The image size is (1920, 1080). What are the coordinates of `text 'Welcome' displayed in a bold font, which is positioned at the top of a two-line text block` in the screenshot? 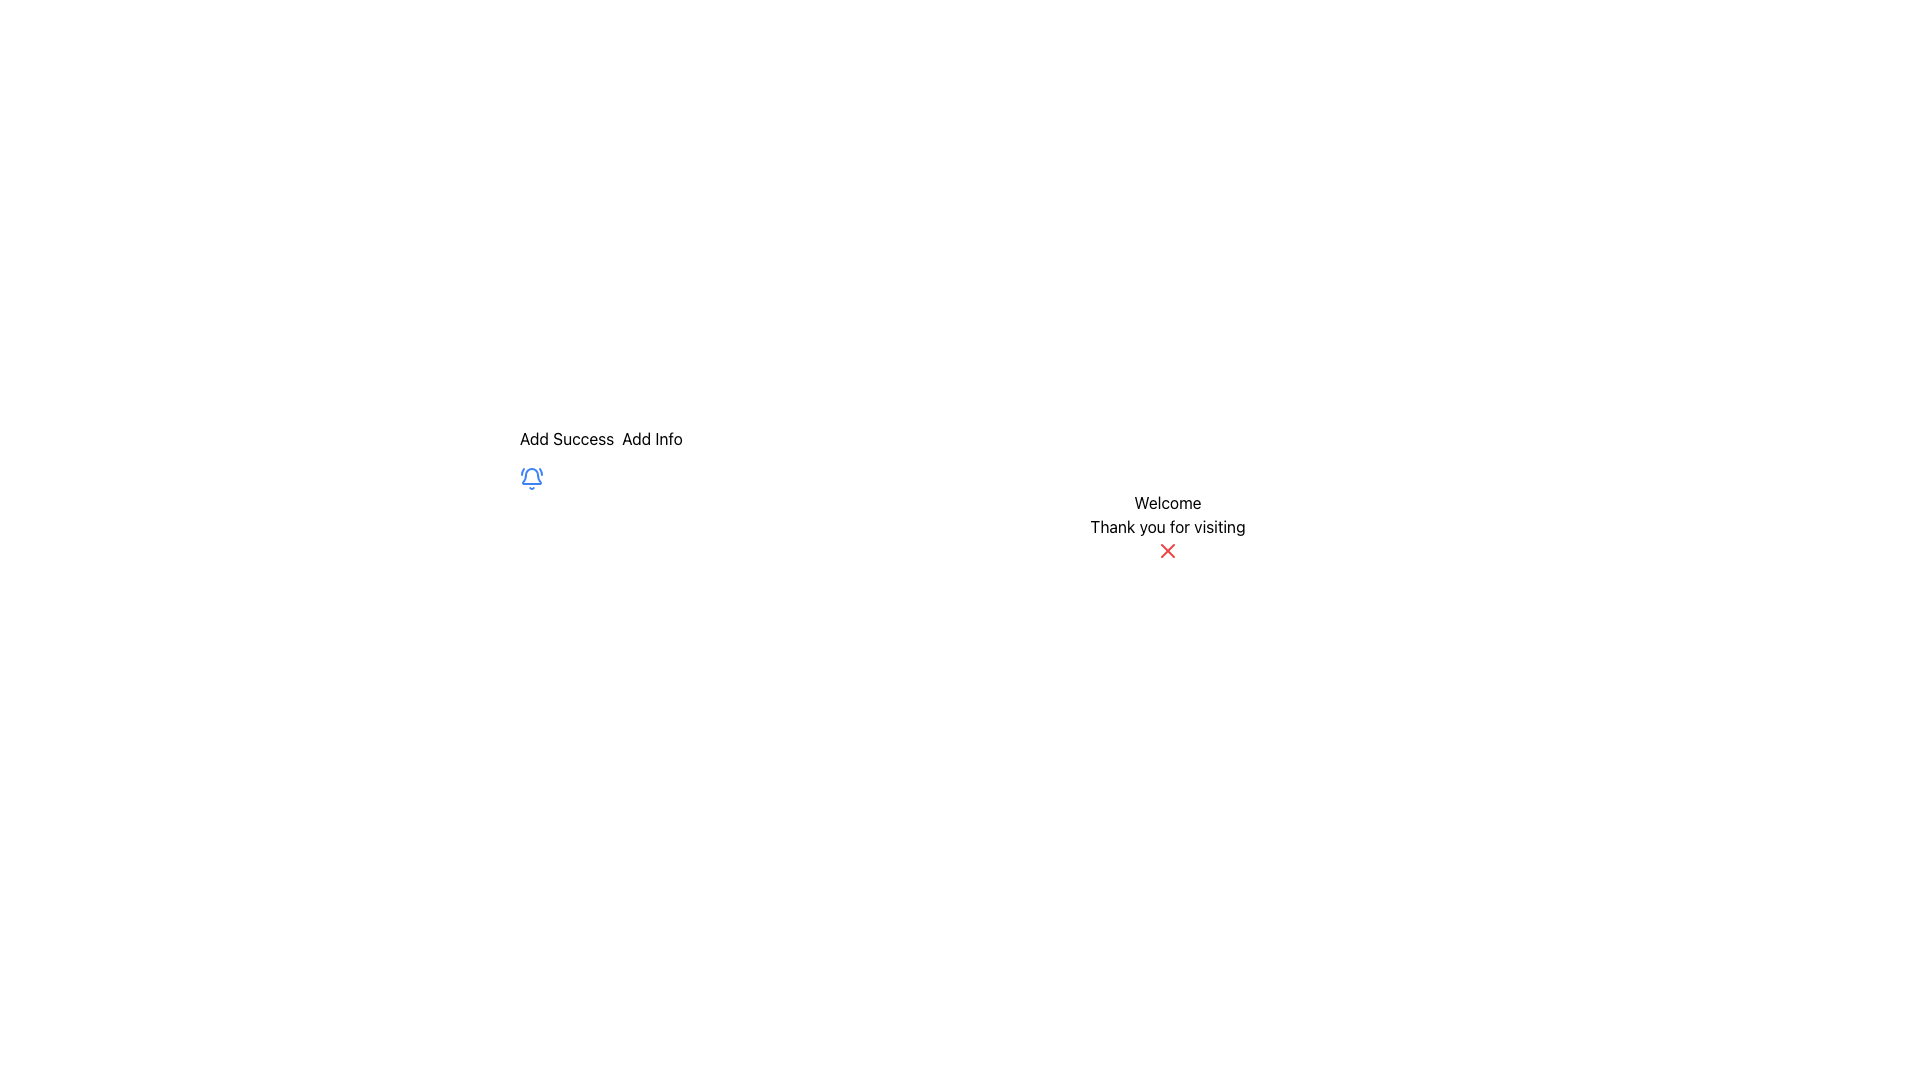 It's located at (1167, 501).